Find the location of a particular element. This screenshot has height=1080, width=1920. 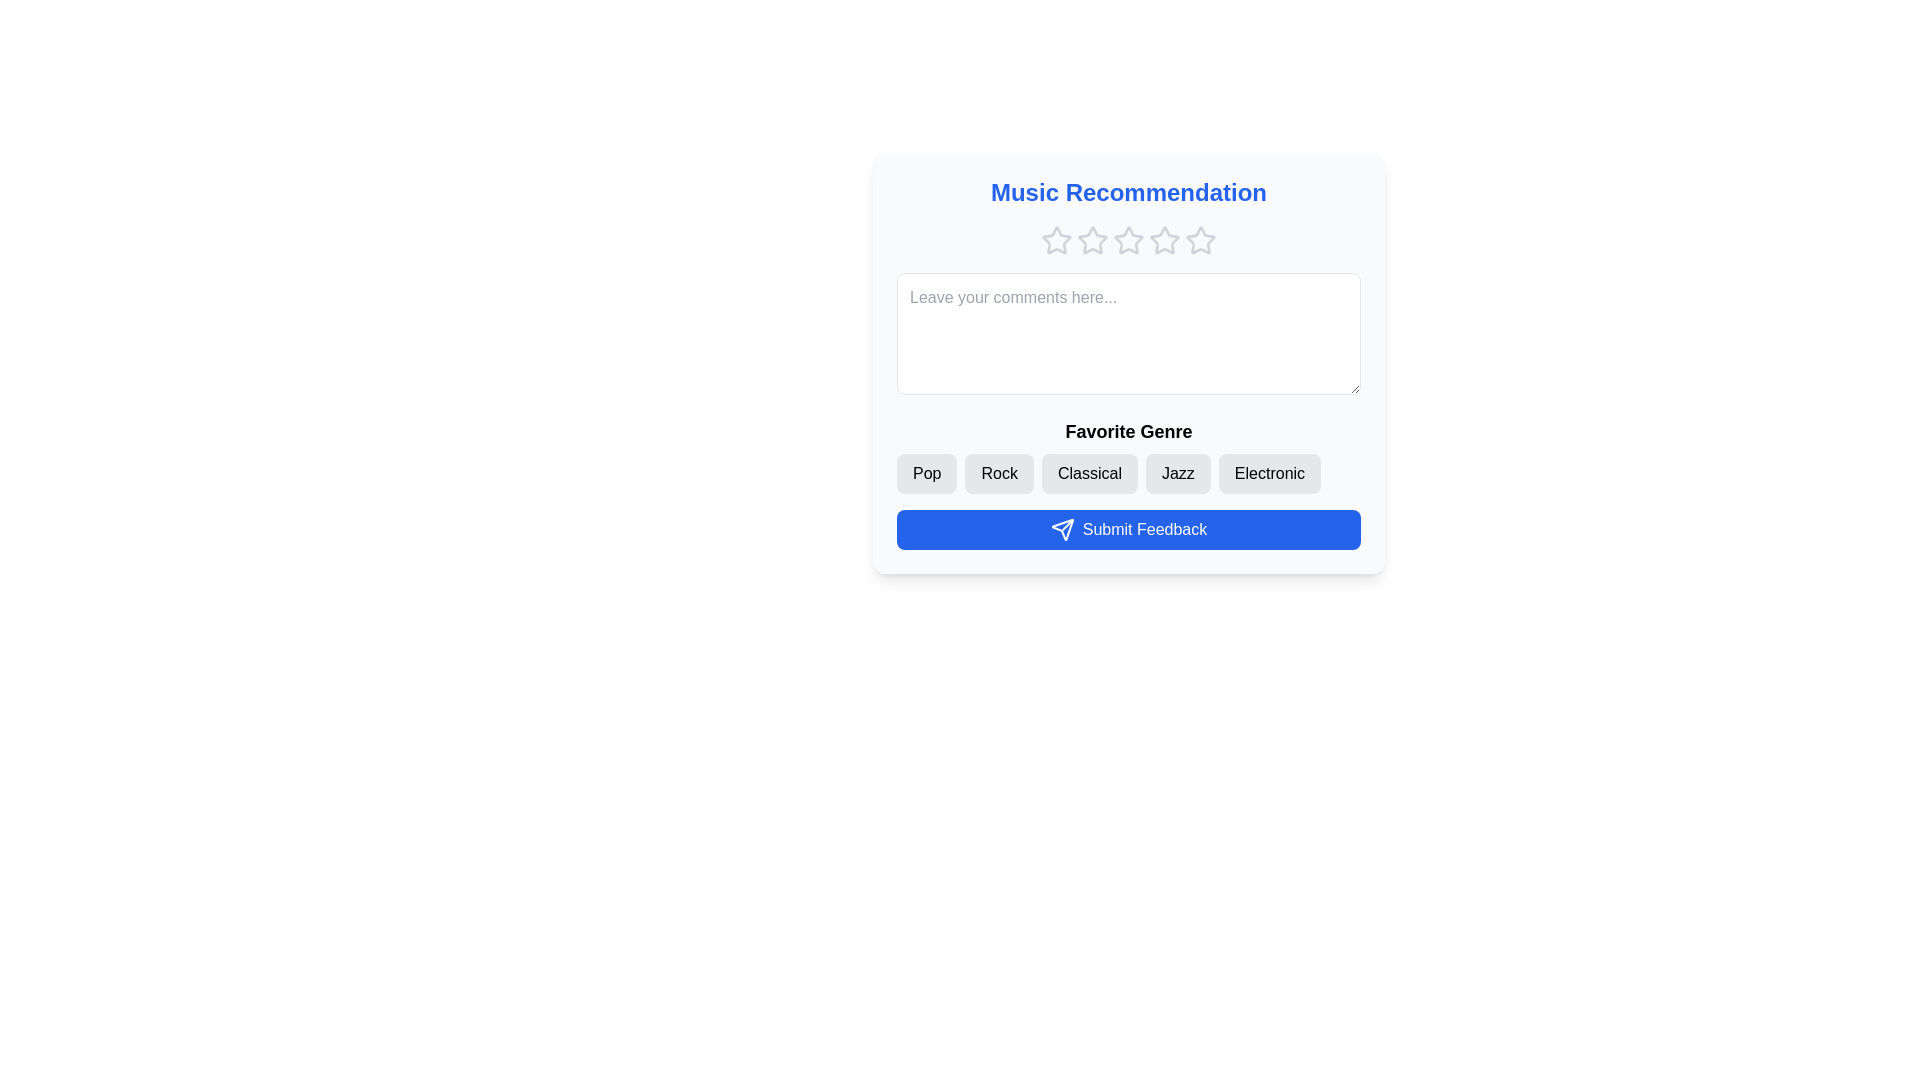

the airplane icon located within the 'Submit Feedback' button, which is centered horizontally towards the bottom of the form layout is located at coordinates (1061, 528).